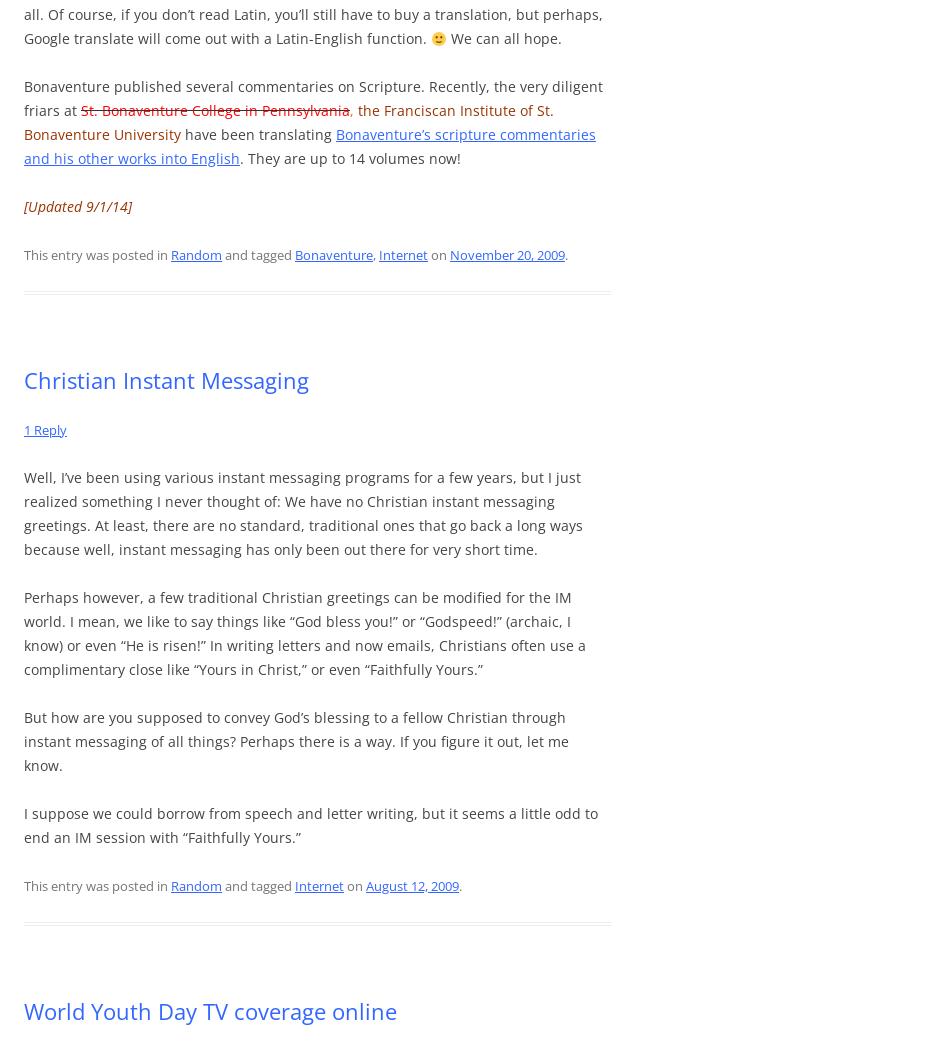 This screenshot has height=1042, width=950. What do you see at coordinates (304, 632) in the screenshot?
I see `'Perhaps however, a few traditional Christian greetings can be modified for the IM world. I mean, we like to say things like “God bless you!” or “Godspeed!” (archaic, I know) or even “He is risen!” In writing letters and now emails, Christians often use a complimentary close like “Yours in Christ,” or even “Faithfully Yours.”'` at bounding box center [304, 632].